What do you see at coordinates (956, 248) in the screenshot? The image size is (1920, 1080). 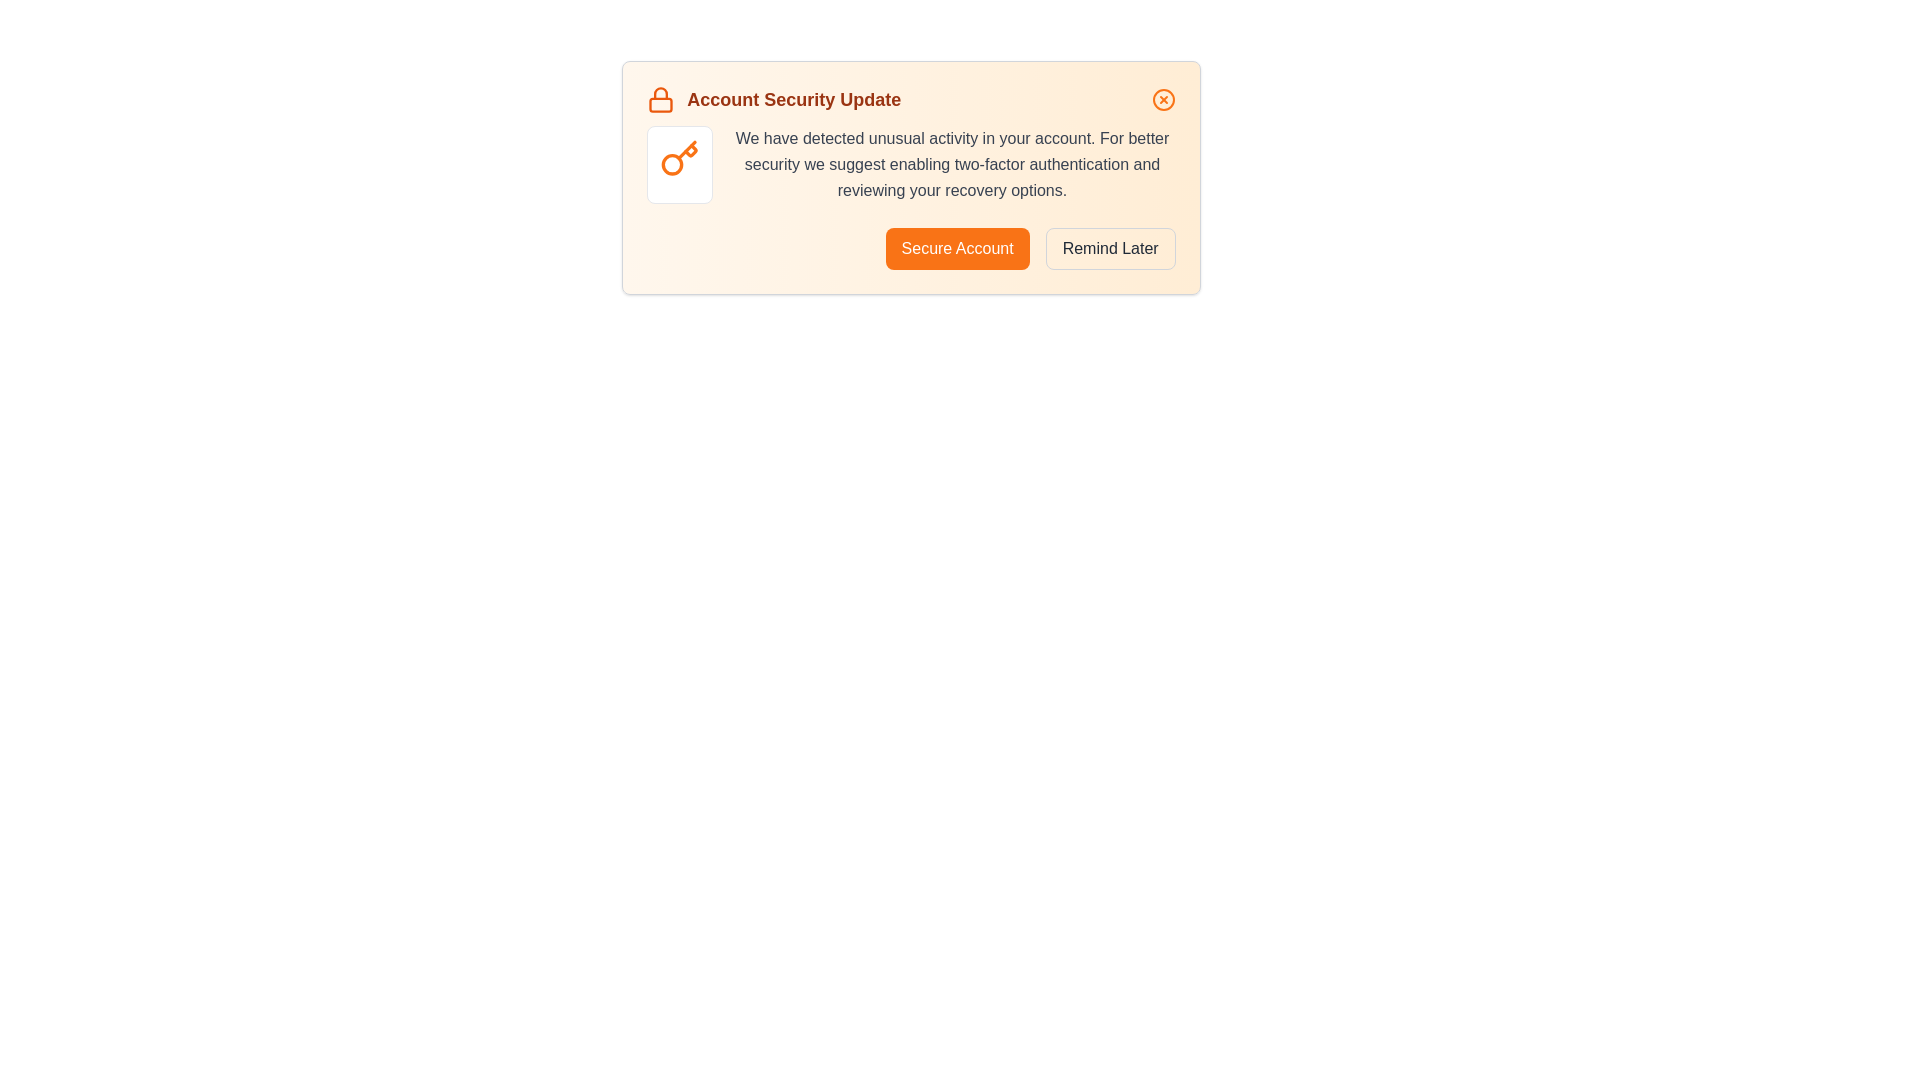 I see `the 'Secure Account' button to proceed with securing the account` at bounding box center [956, 248].